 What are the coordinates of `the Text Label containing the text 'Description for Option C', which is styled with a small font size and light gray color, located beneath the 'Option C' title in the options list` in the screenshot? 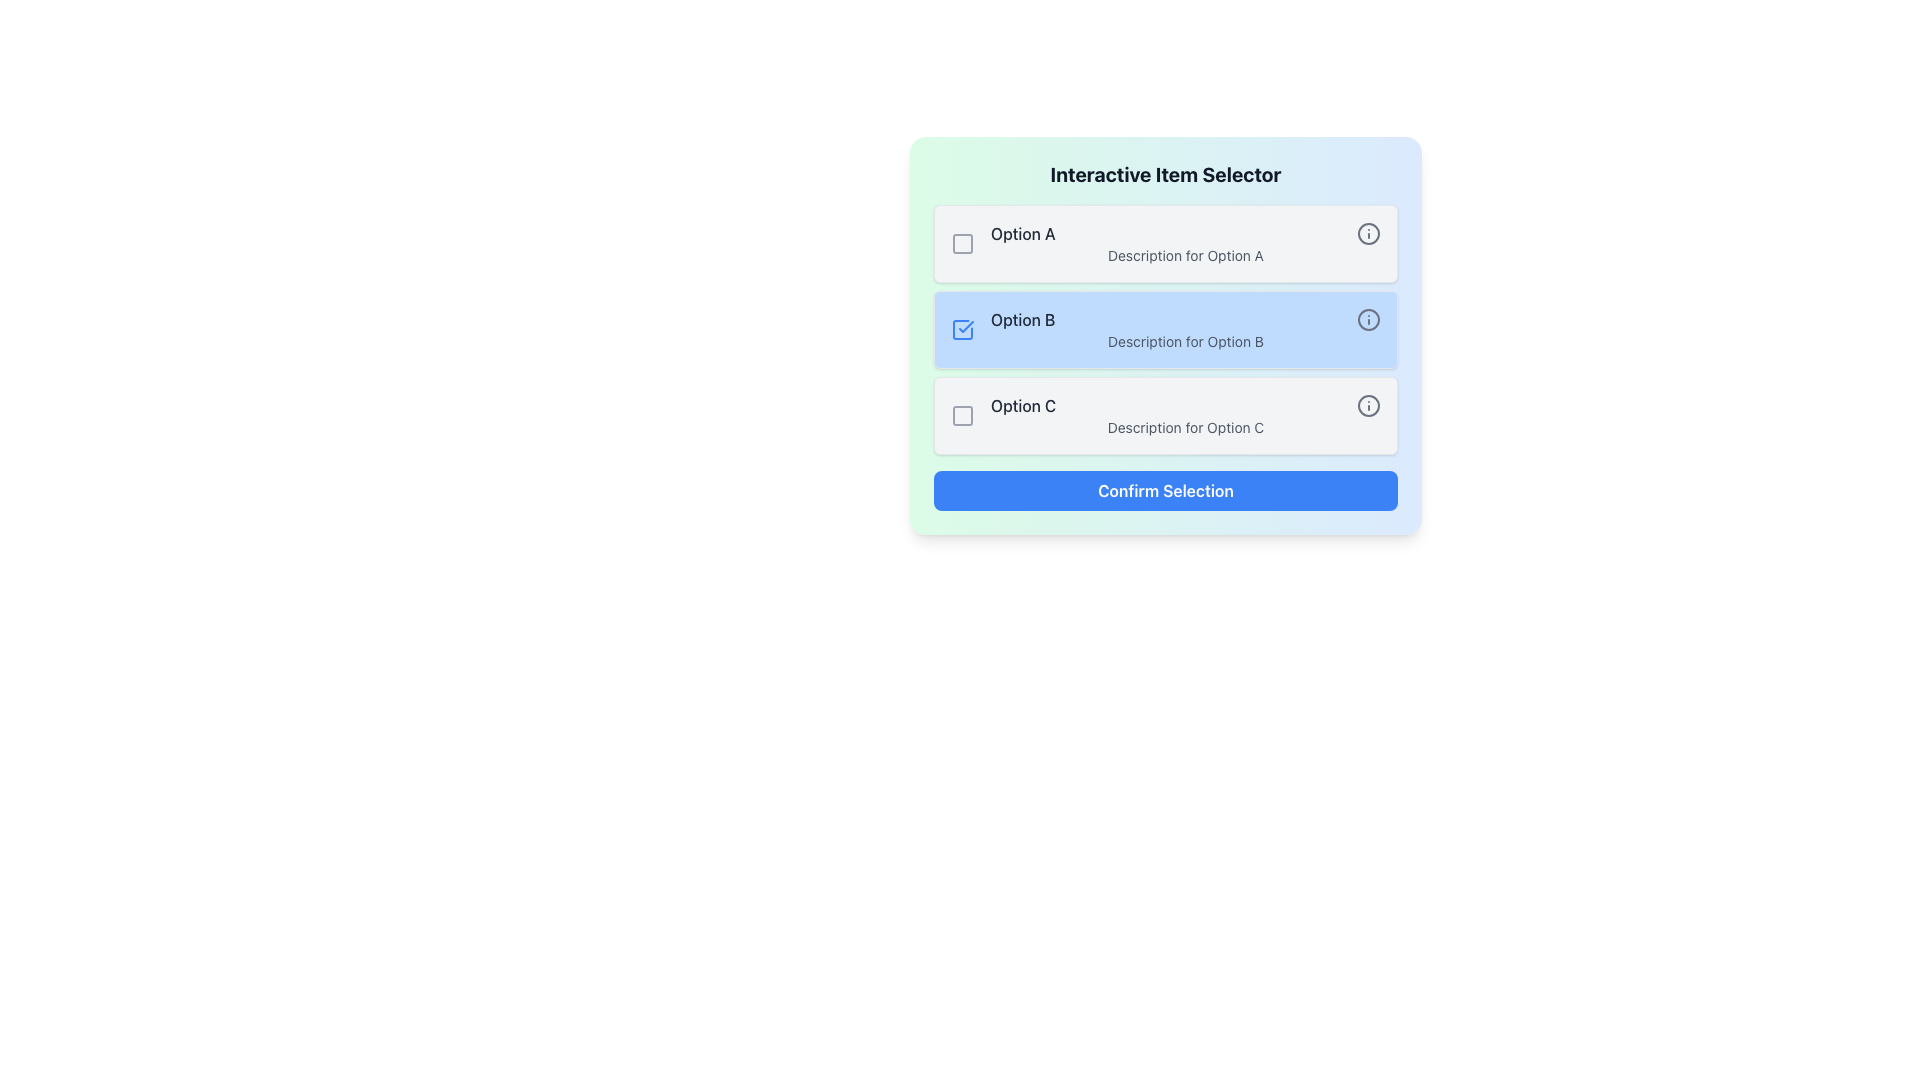 It's located at (1185, 427).